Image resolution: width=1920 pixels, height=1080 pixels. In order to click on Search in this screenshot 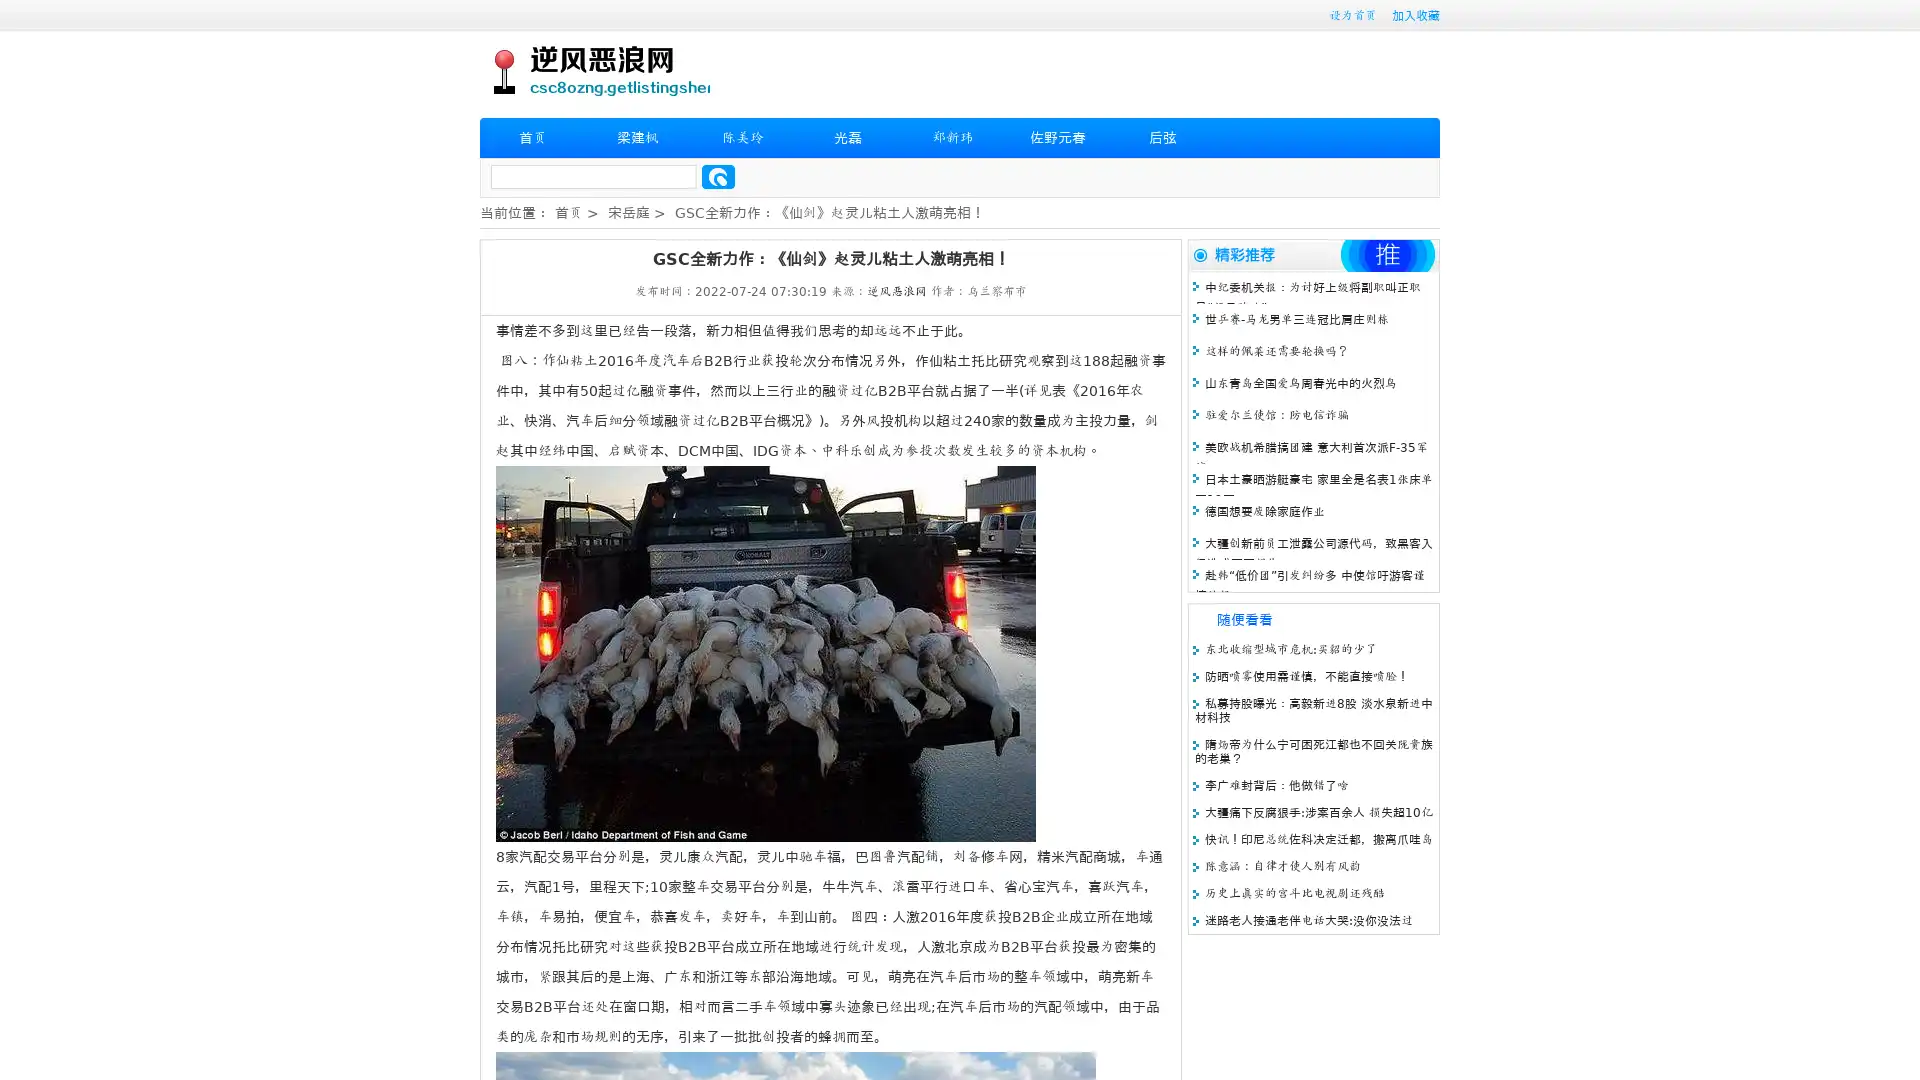, I will do `click(718, 176)`.